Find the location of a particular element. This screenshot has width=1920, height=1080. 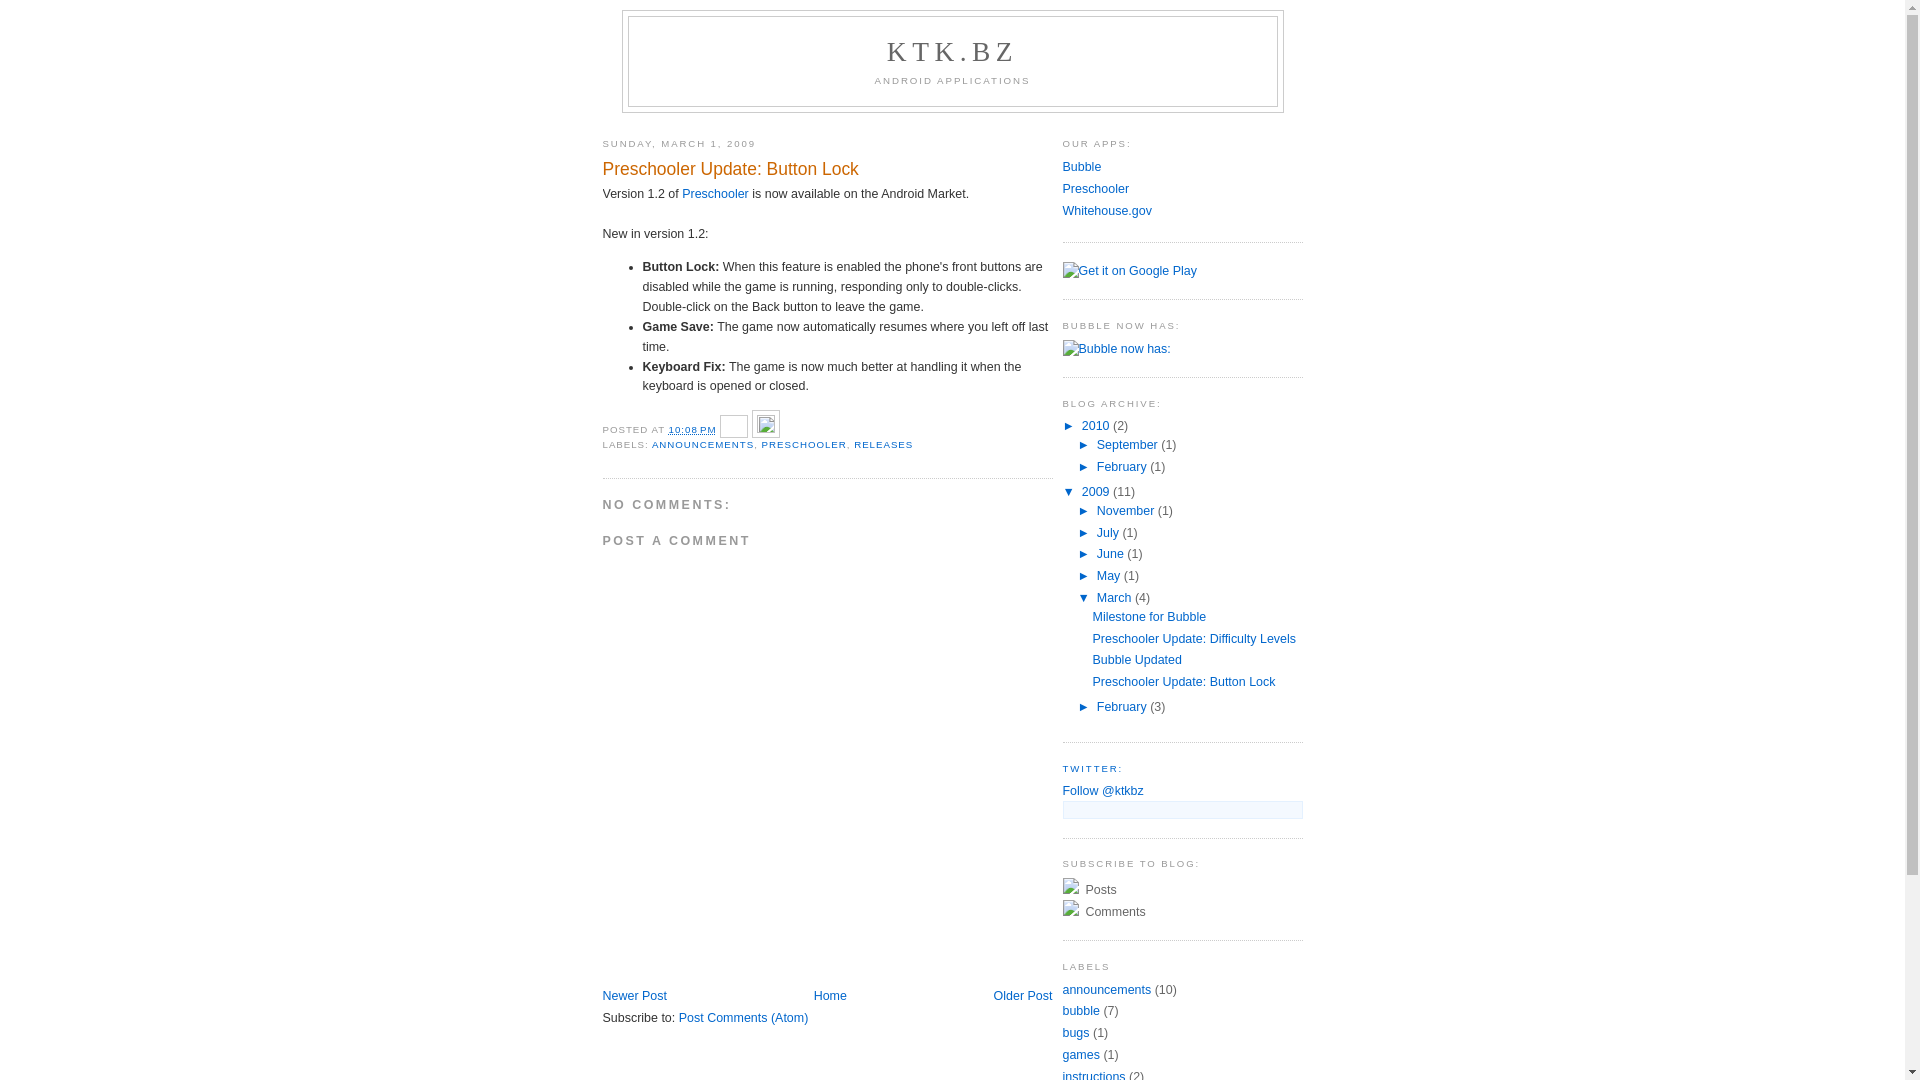

'Comments' is located at coordinates (1181, 910).